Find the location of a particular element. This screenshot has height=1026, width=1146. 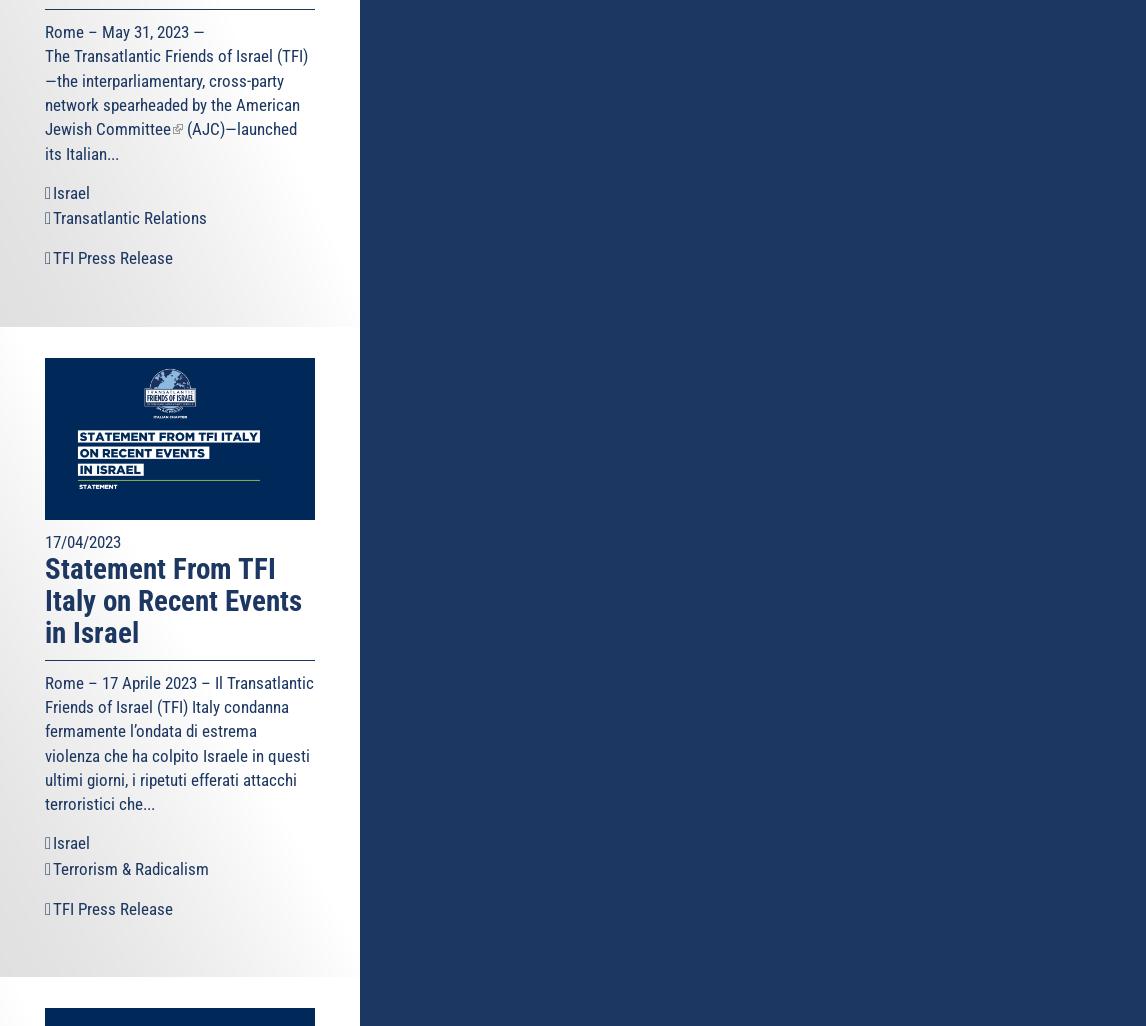

'American Jewish Committee' is located at coordinates (172, 116).